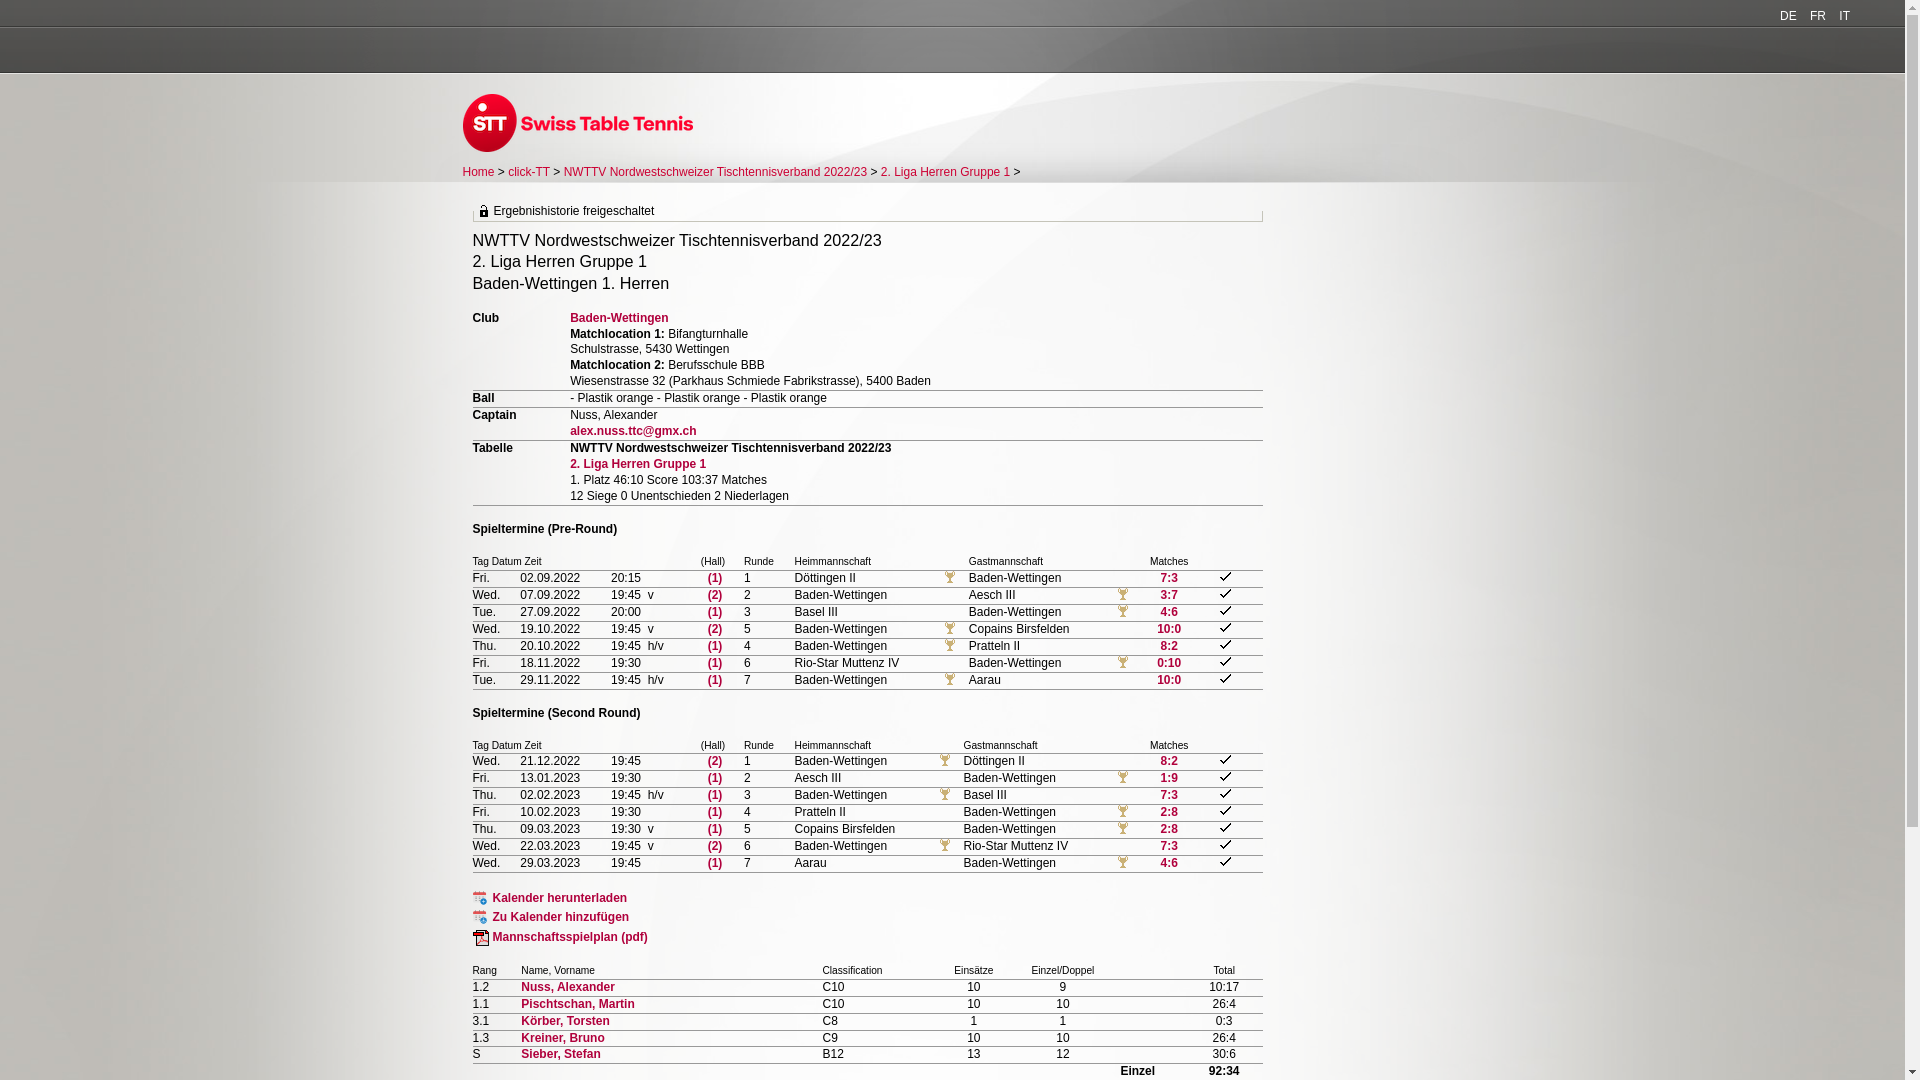  I want to click on '(1)', so click(715, 645).